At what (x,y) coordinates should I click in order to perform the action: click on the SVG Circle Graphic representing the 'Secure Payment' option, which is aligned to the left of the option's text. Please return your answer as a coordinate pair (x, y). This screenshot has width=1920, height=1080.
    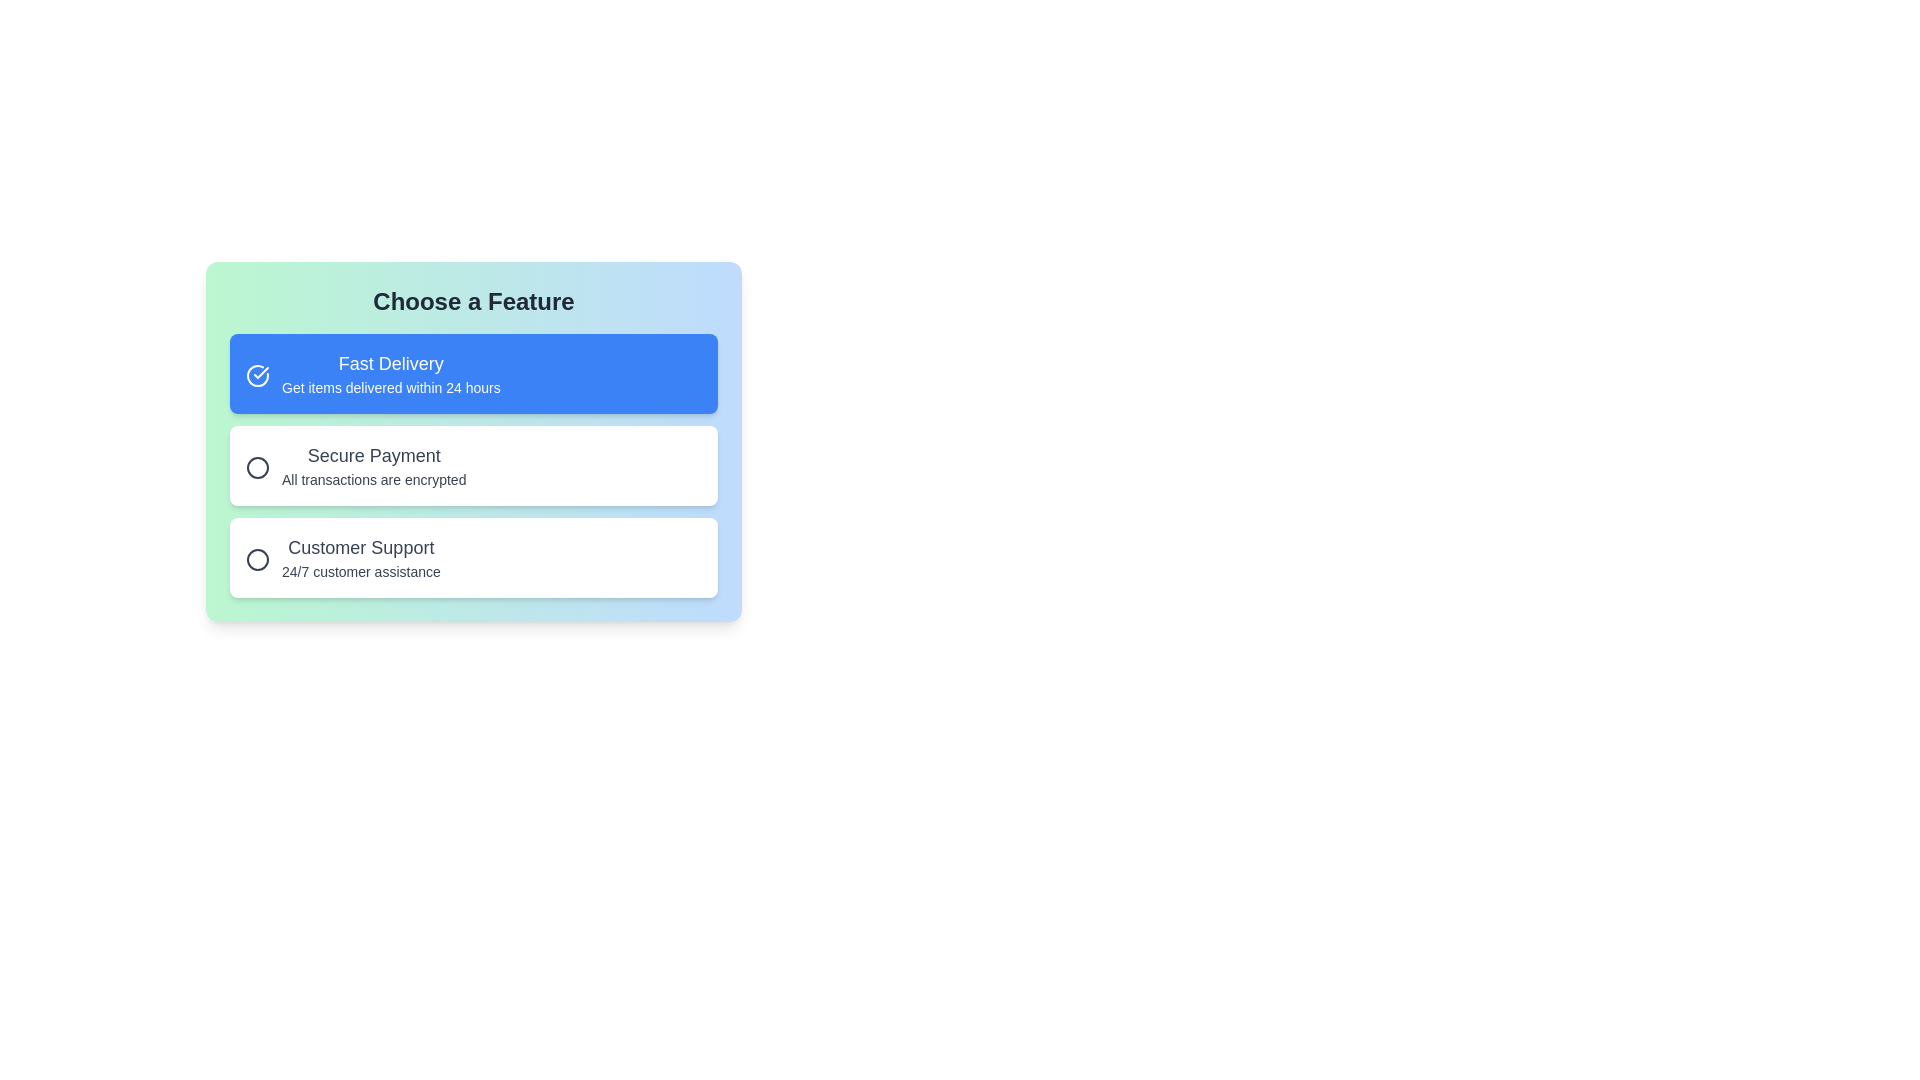
    Looking at the image, I should click on (257, 467).